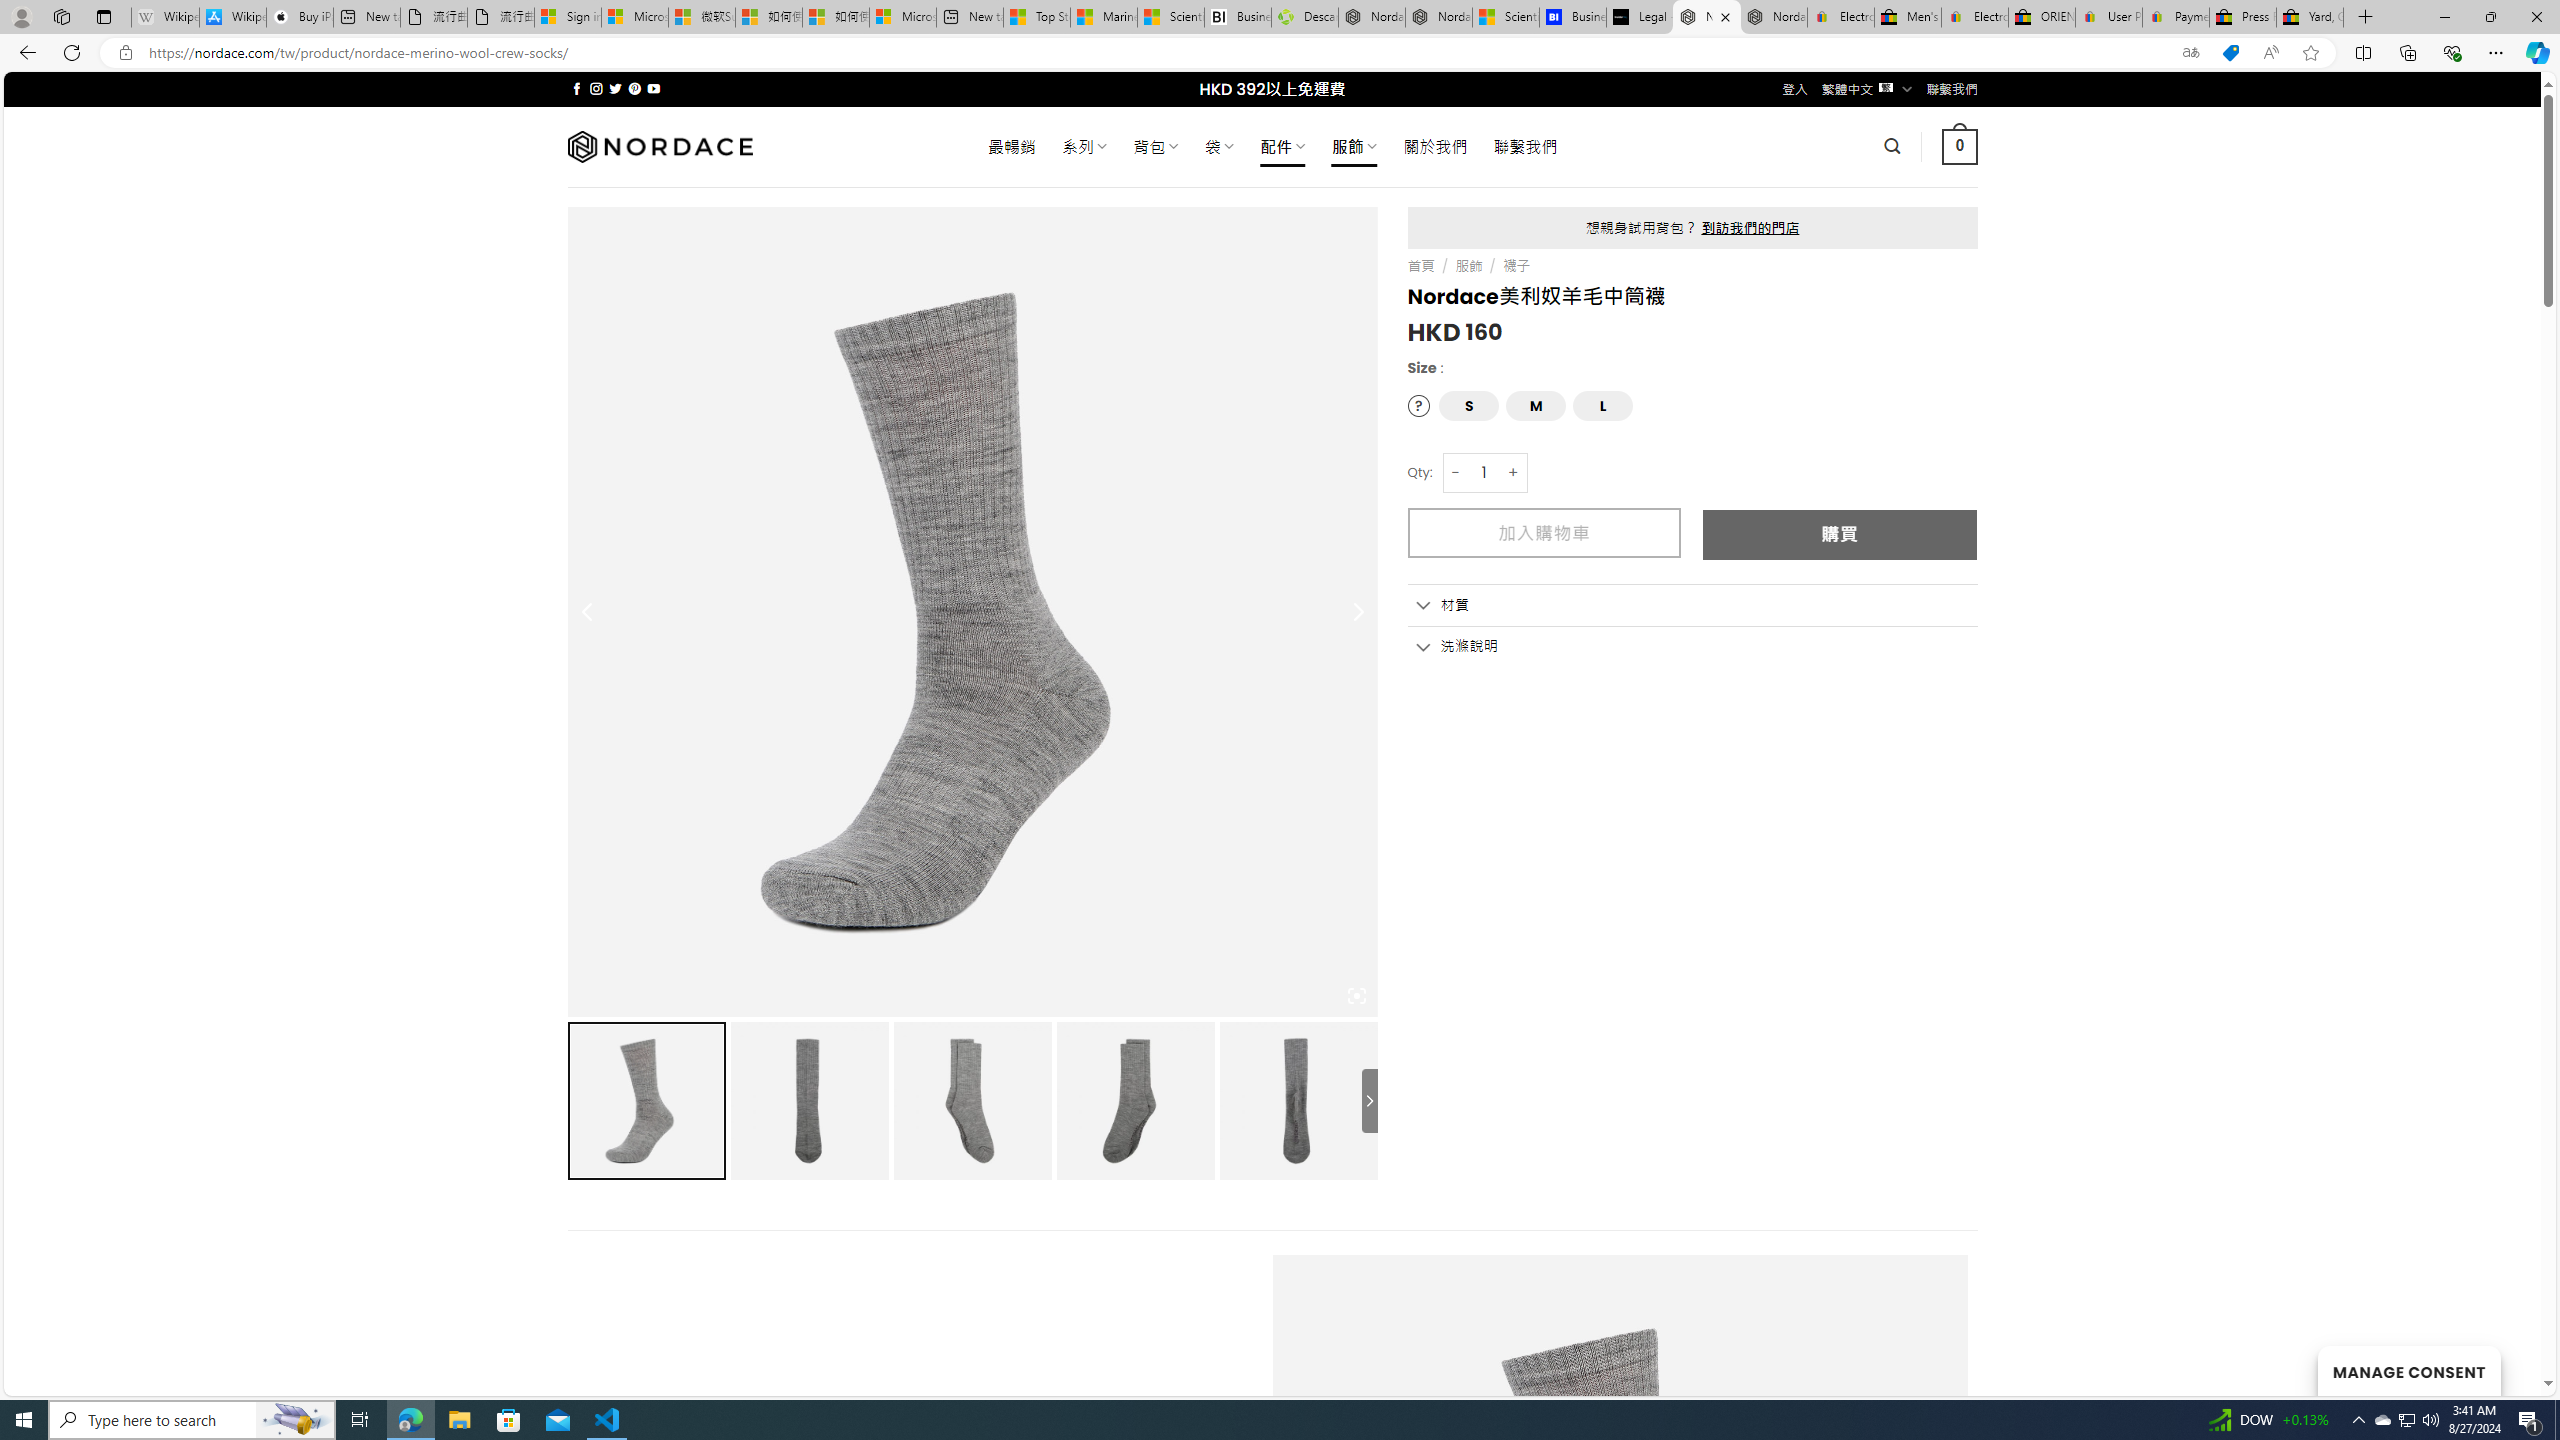  I want to click on 'Class: iconic-woothumbs-fullscreen', so click(1356, 995).